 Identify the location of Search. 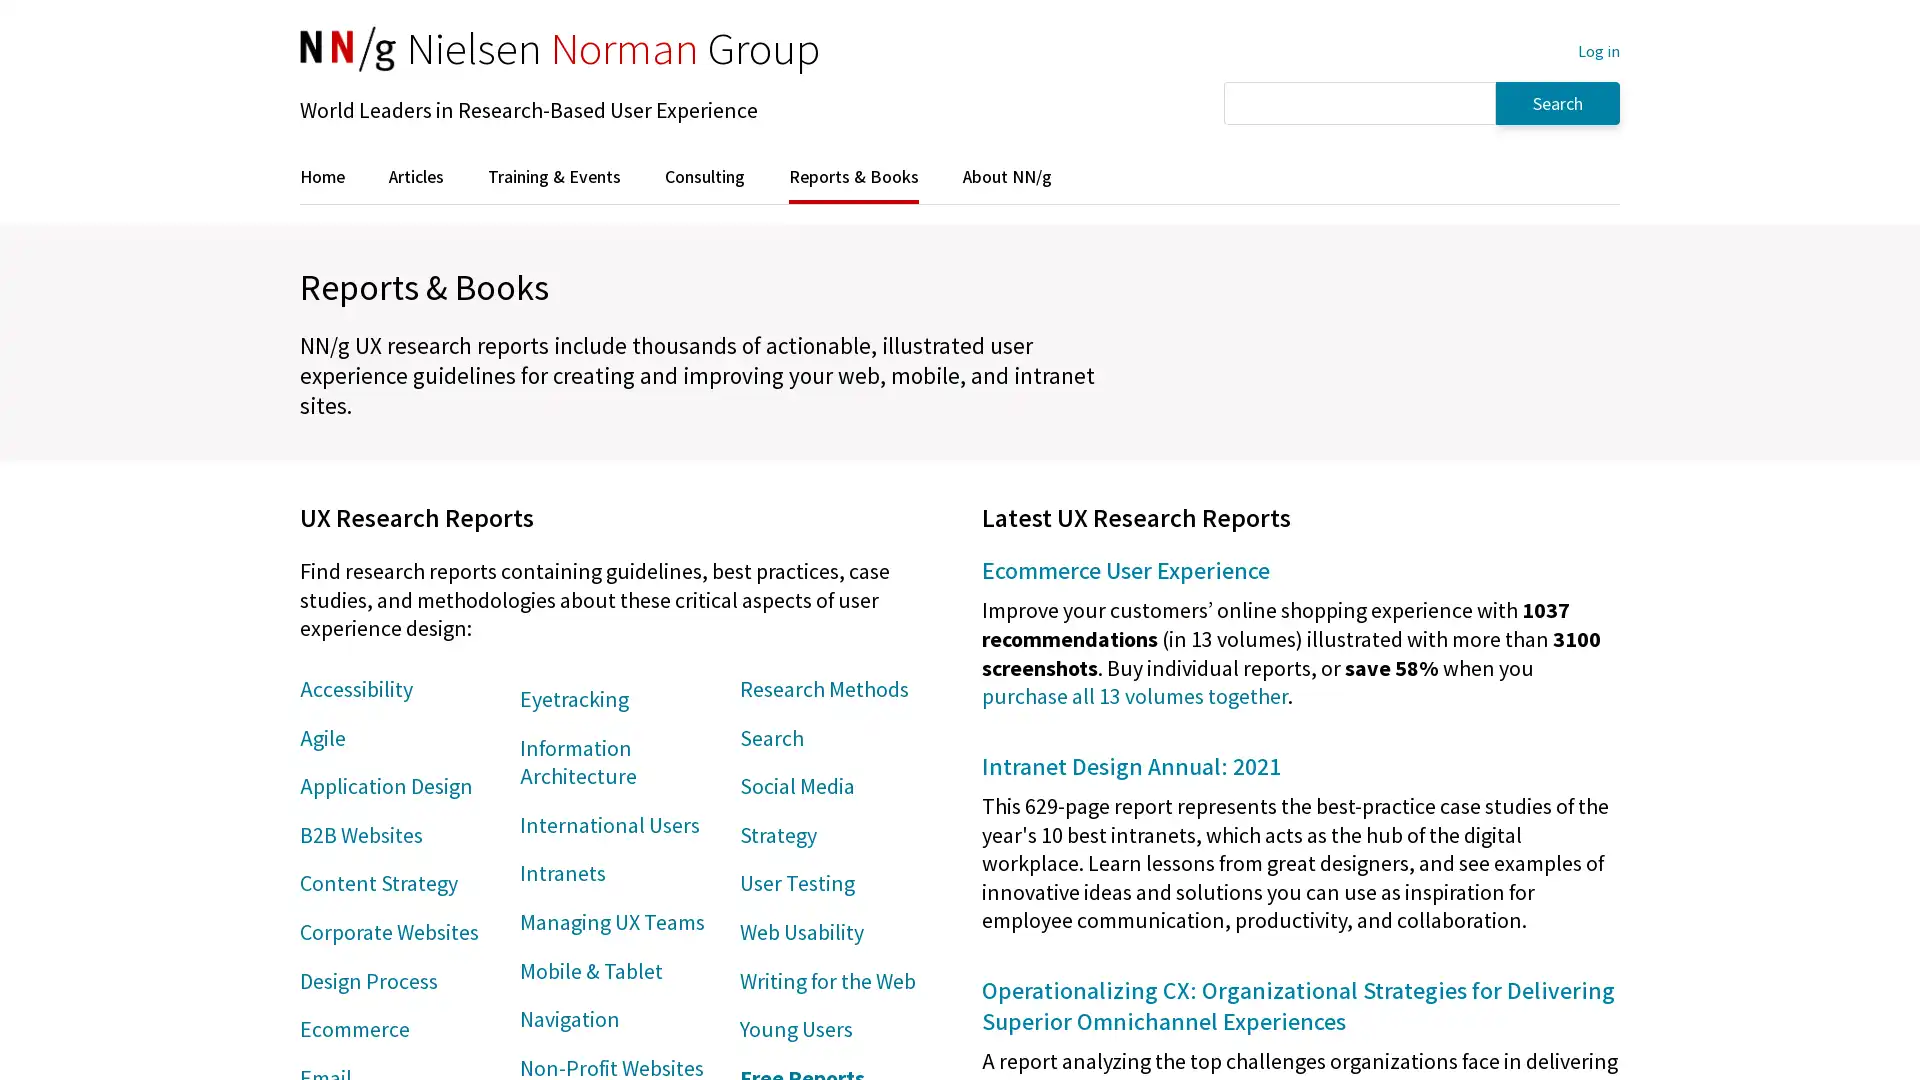
(1557, 102).